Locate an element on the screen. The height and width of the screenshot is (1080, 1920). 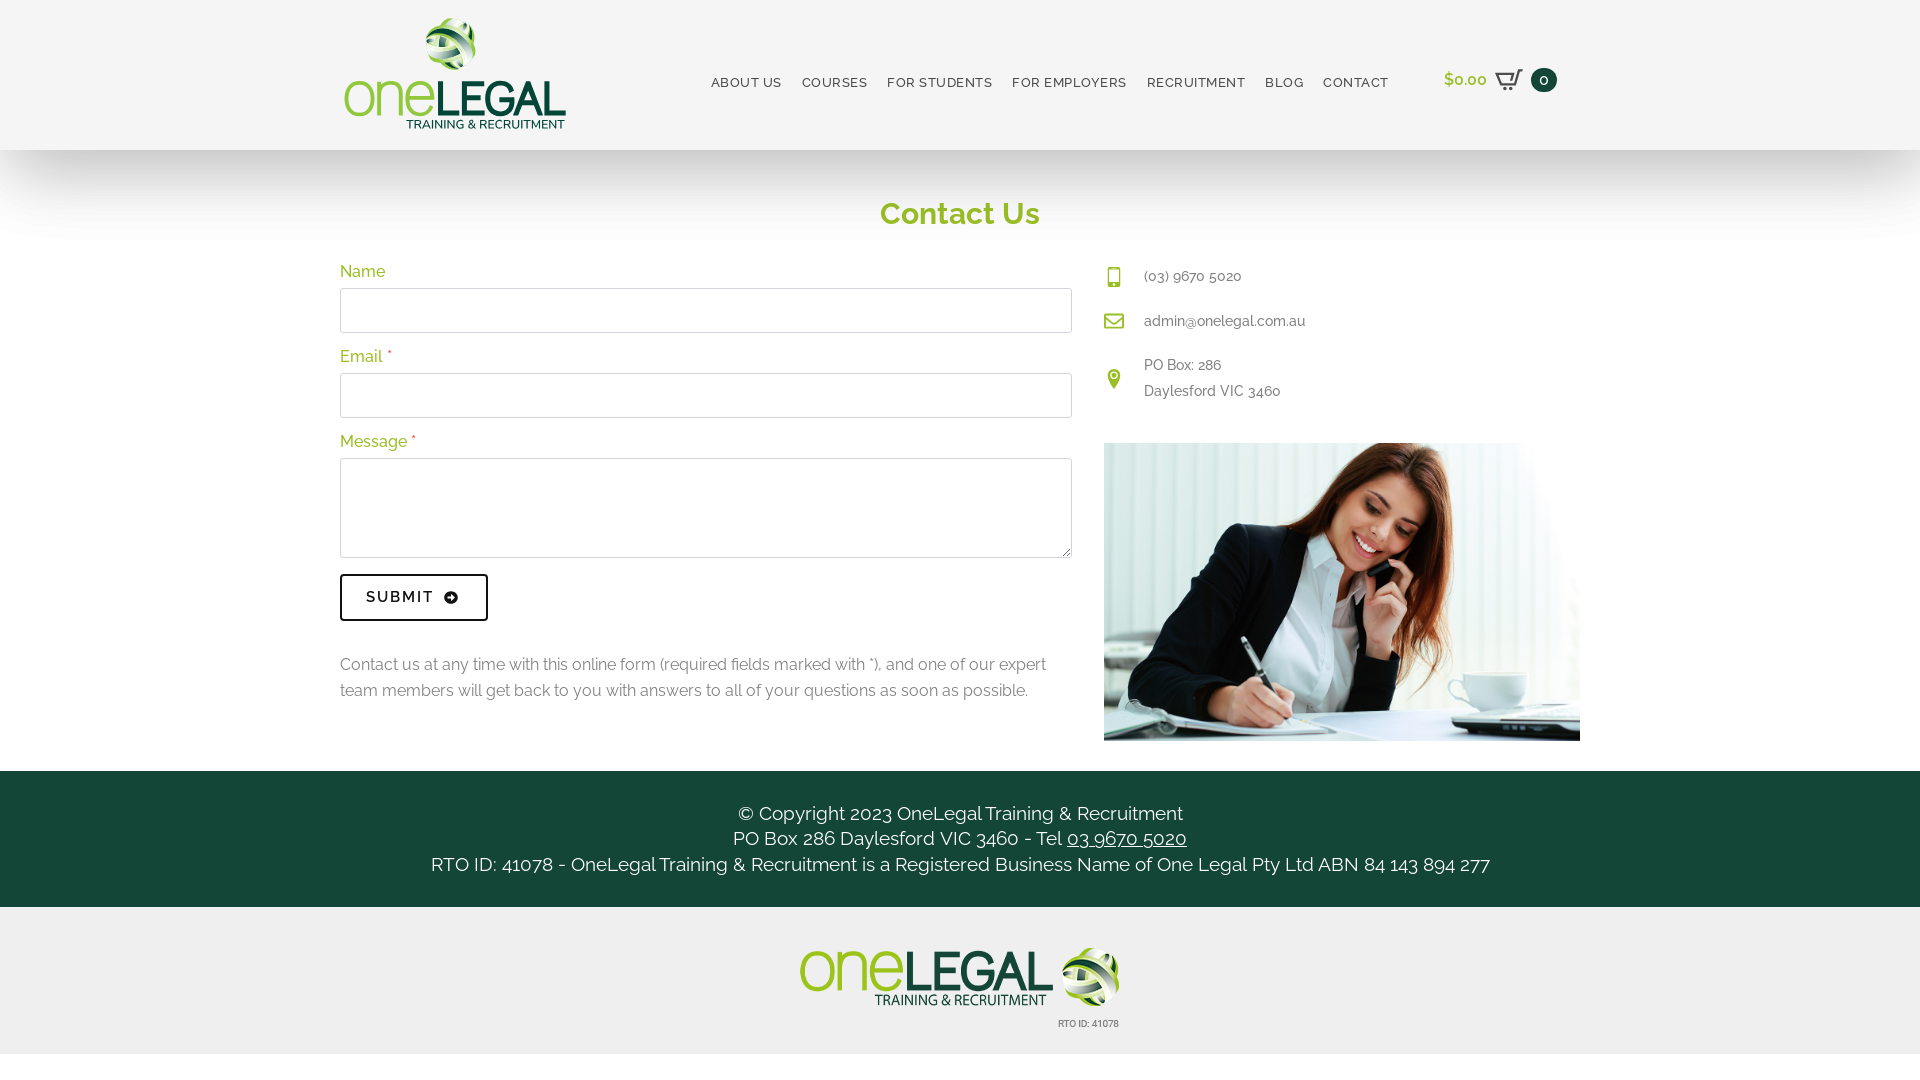
'FOR EMPLOYERS' is located at coordinates (1068, 81).